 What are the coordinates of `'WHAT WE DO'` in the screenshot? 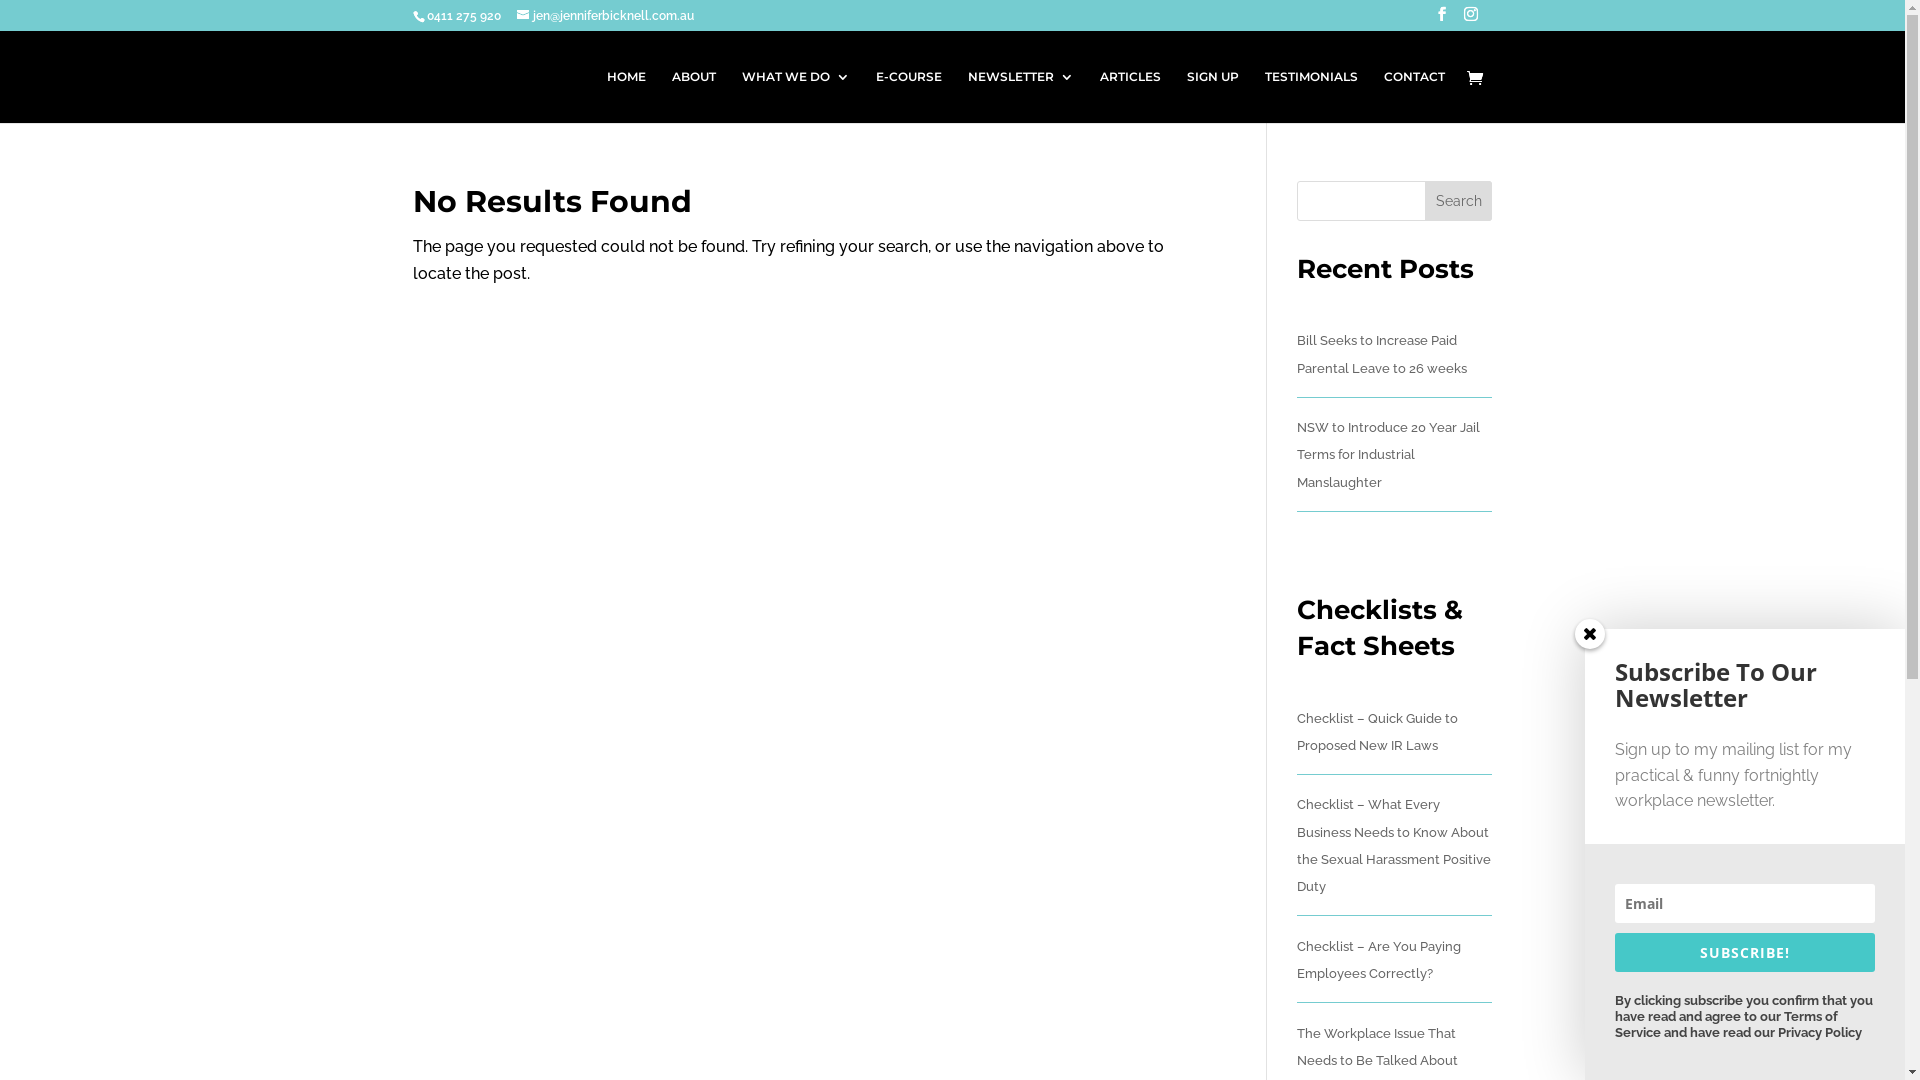 It's located at (795, 96).